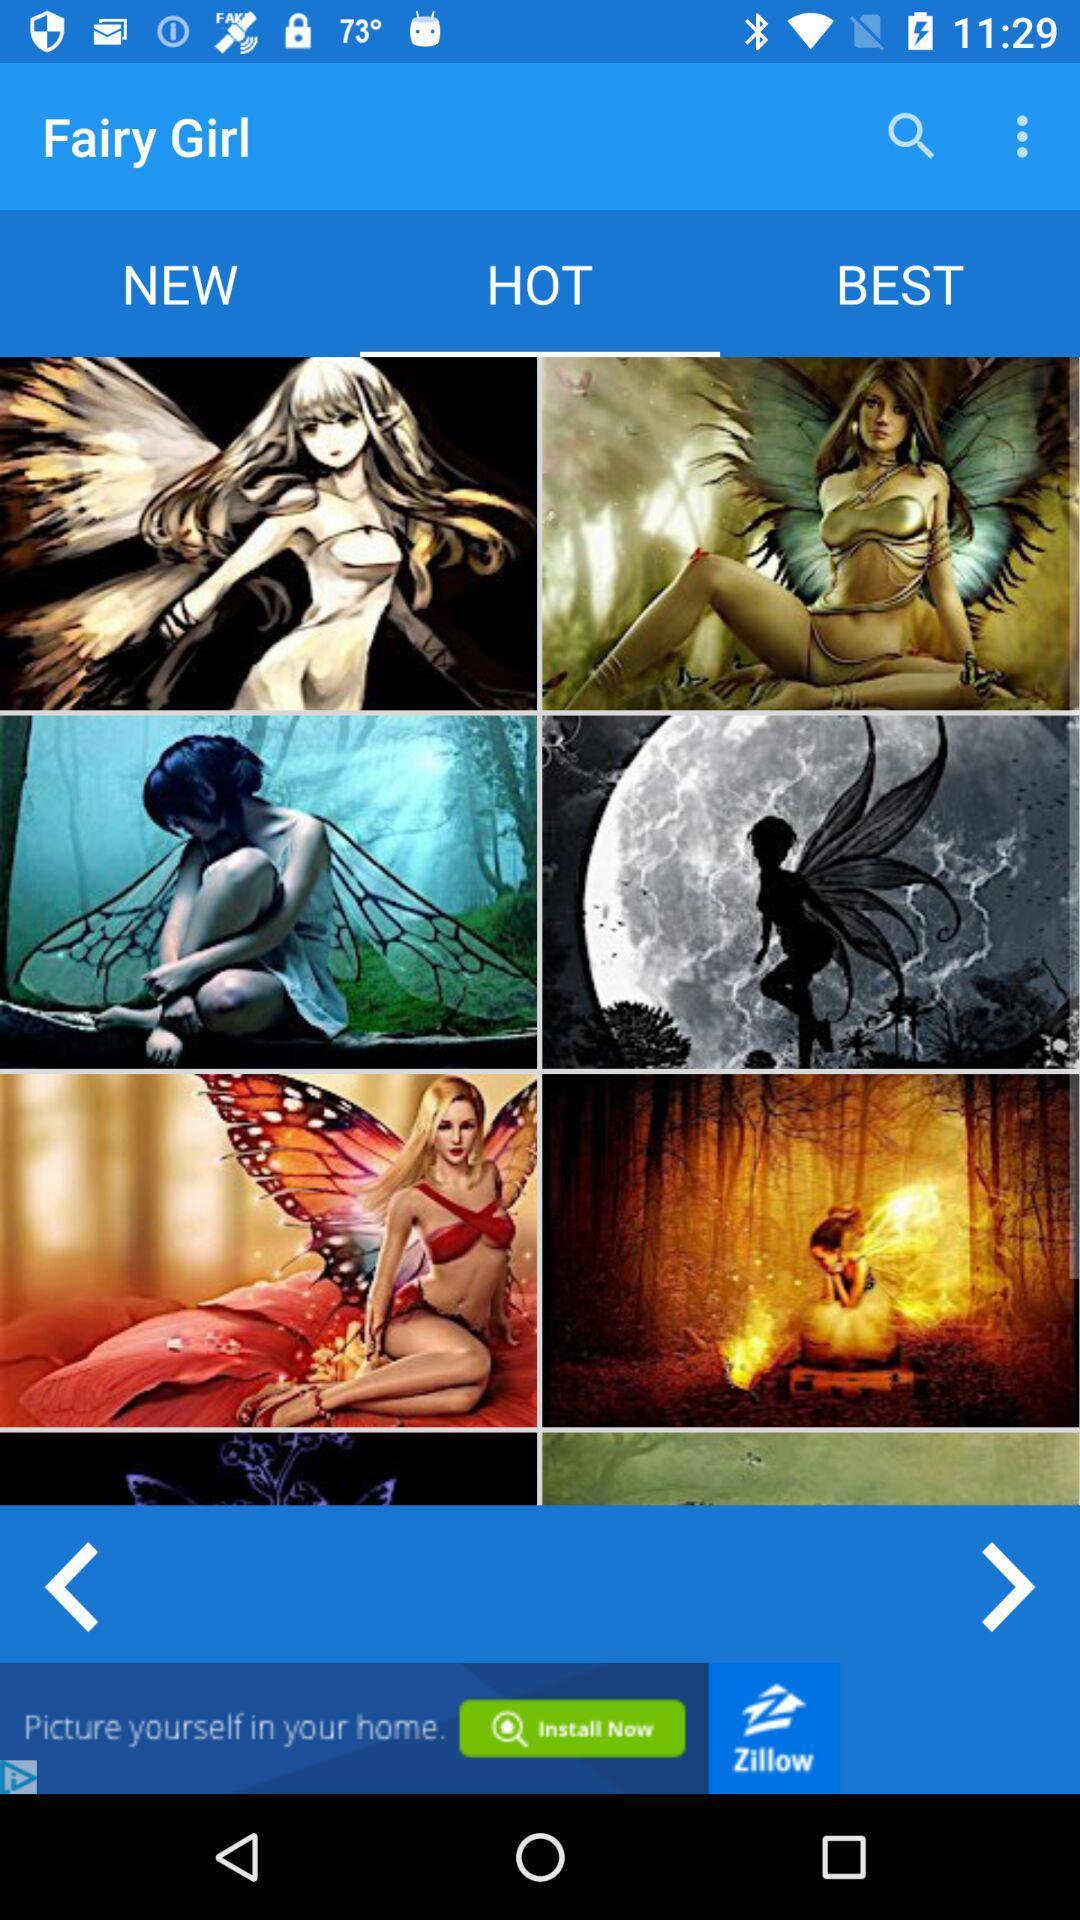 The width and height of the screenshot is (1080, 1920). I want to click on open advertisement, so click(419, 1727).